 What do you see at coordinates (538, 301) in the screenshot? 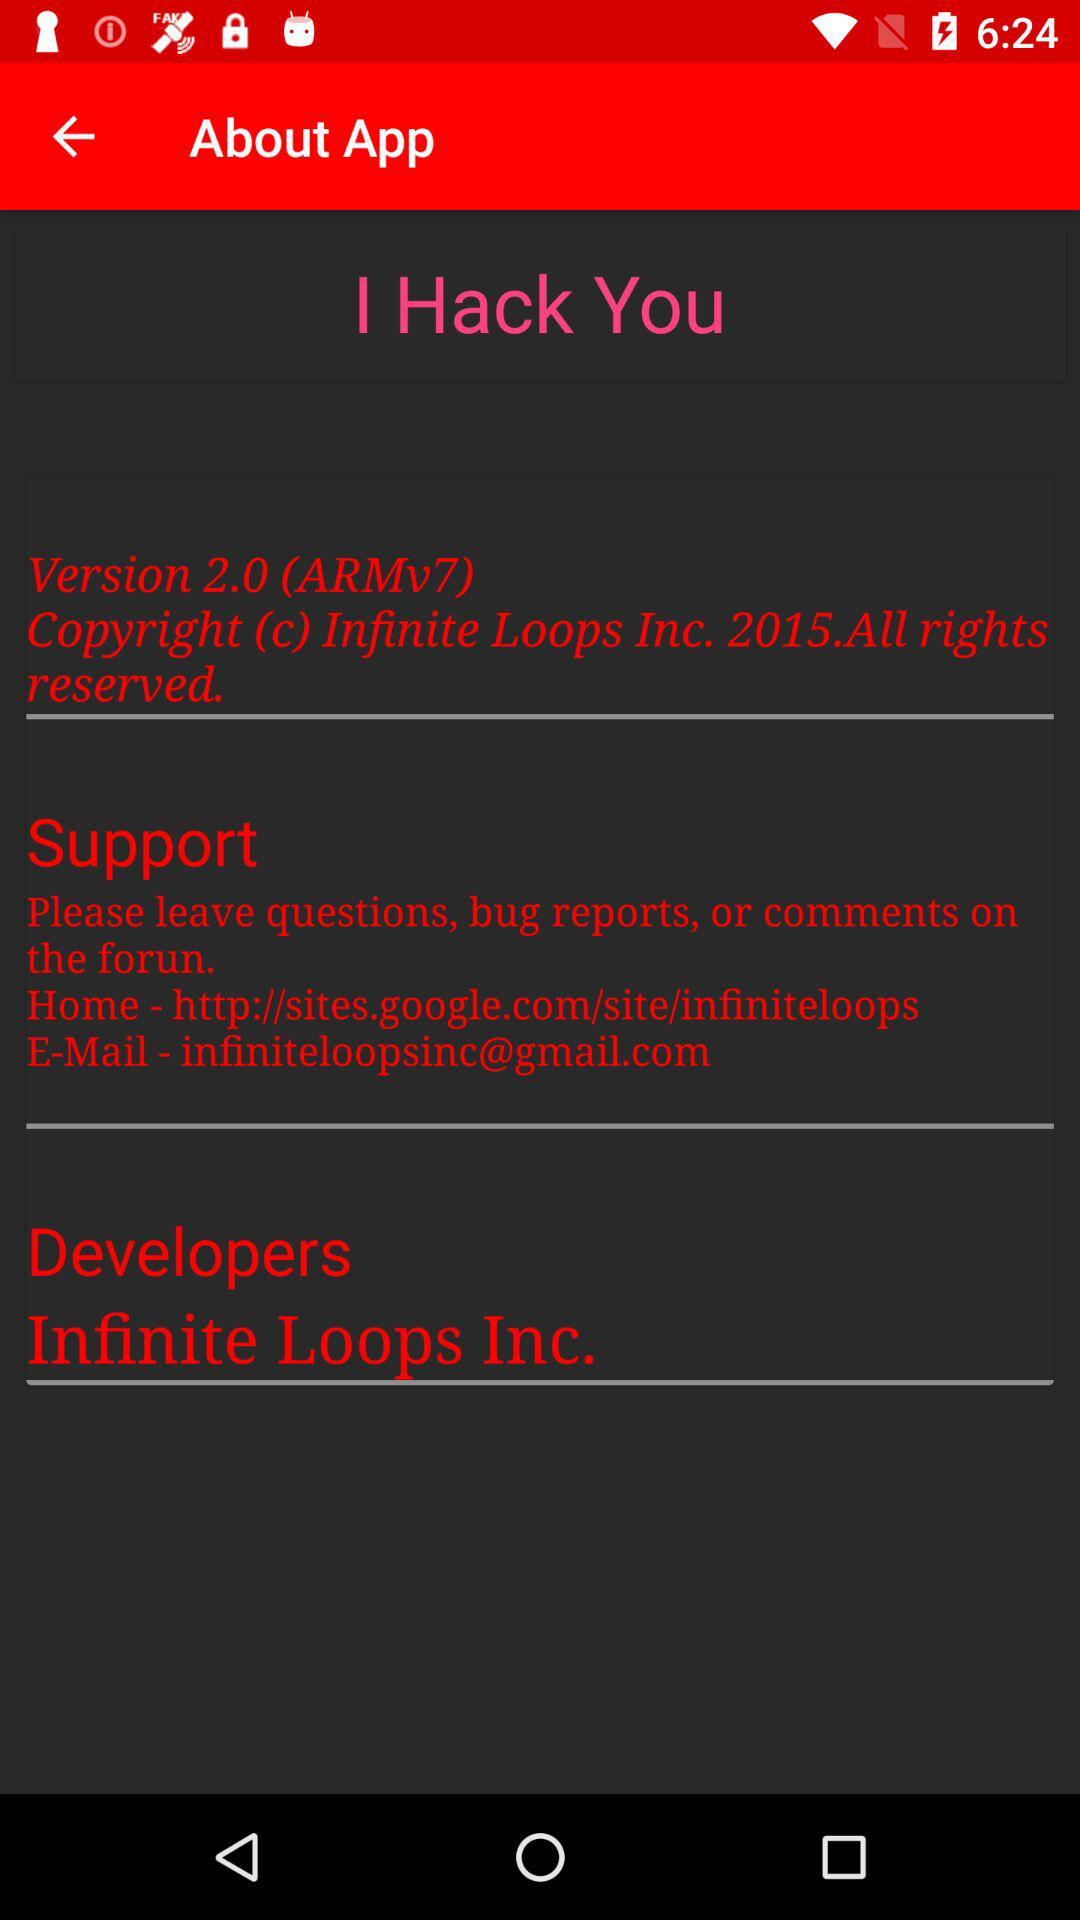
I see `icon below the about app` at bounding box center [538, 301].